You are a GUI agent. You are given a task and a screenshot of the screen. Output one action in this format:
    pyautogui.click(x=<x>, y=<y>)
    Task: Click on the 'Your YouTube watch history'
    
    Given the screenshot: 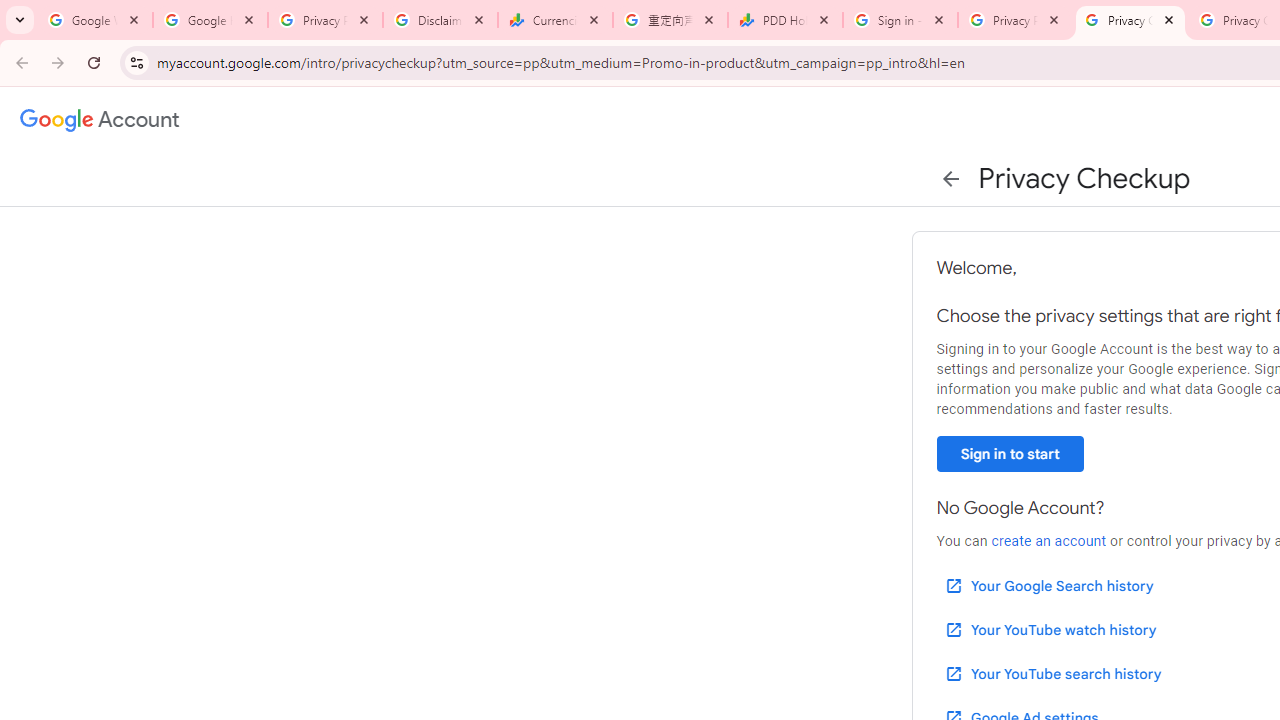 What is the action you would take?
    pyautogui.click(x=1049, y=630)
    